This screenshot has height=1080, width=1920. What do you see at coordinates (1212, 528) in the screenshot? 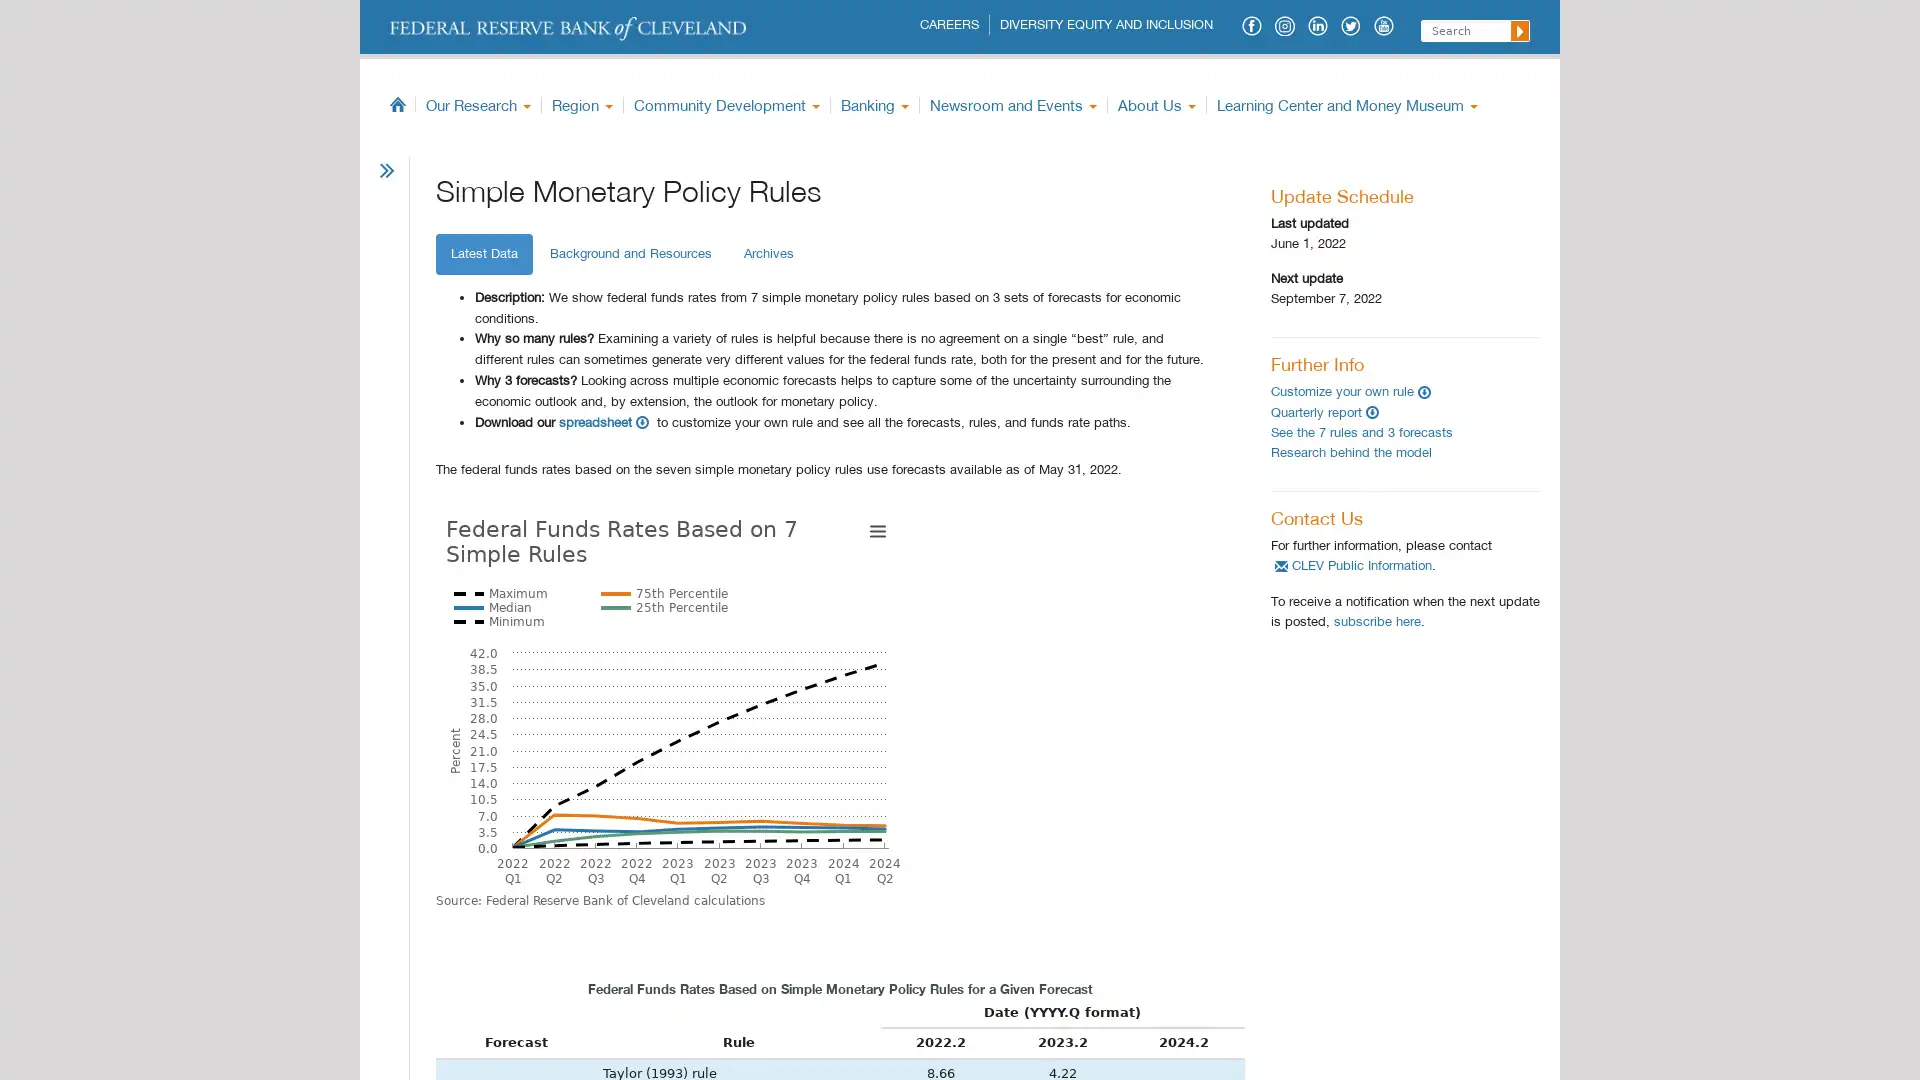
I see `View export menu` at bounding box center [1212, 528].